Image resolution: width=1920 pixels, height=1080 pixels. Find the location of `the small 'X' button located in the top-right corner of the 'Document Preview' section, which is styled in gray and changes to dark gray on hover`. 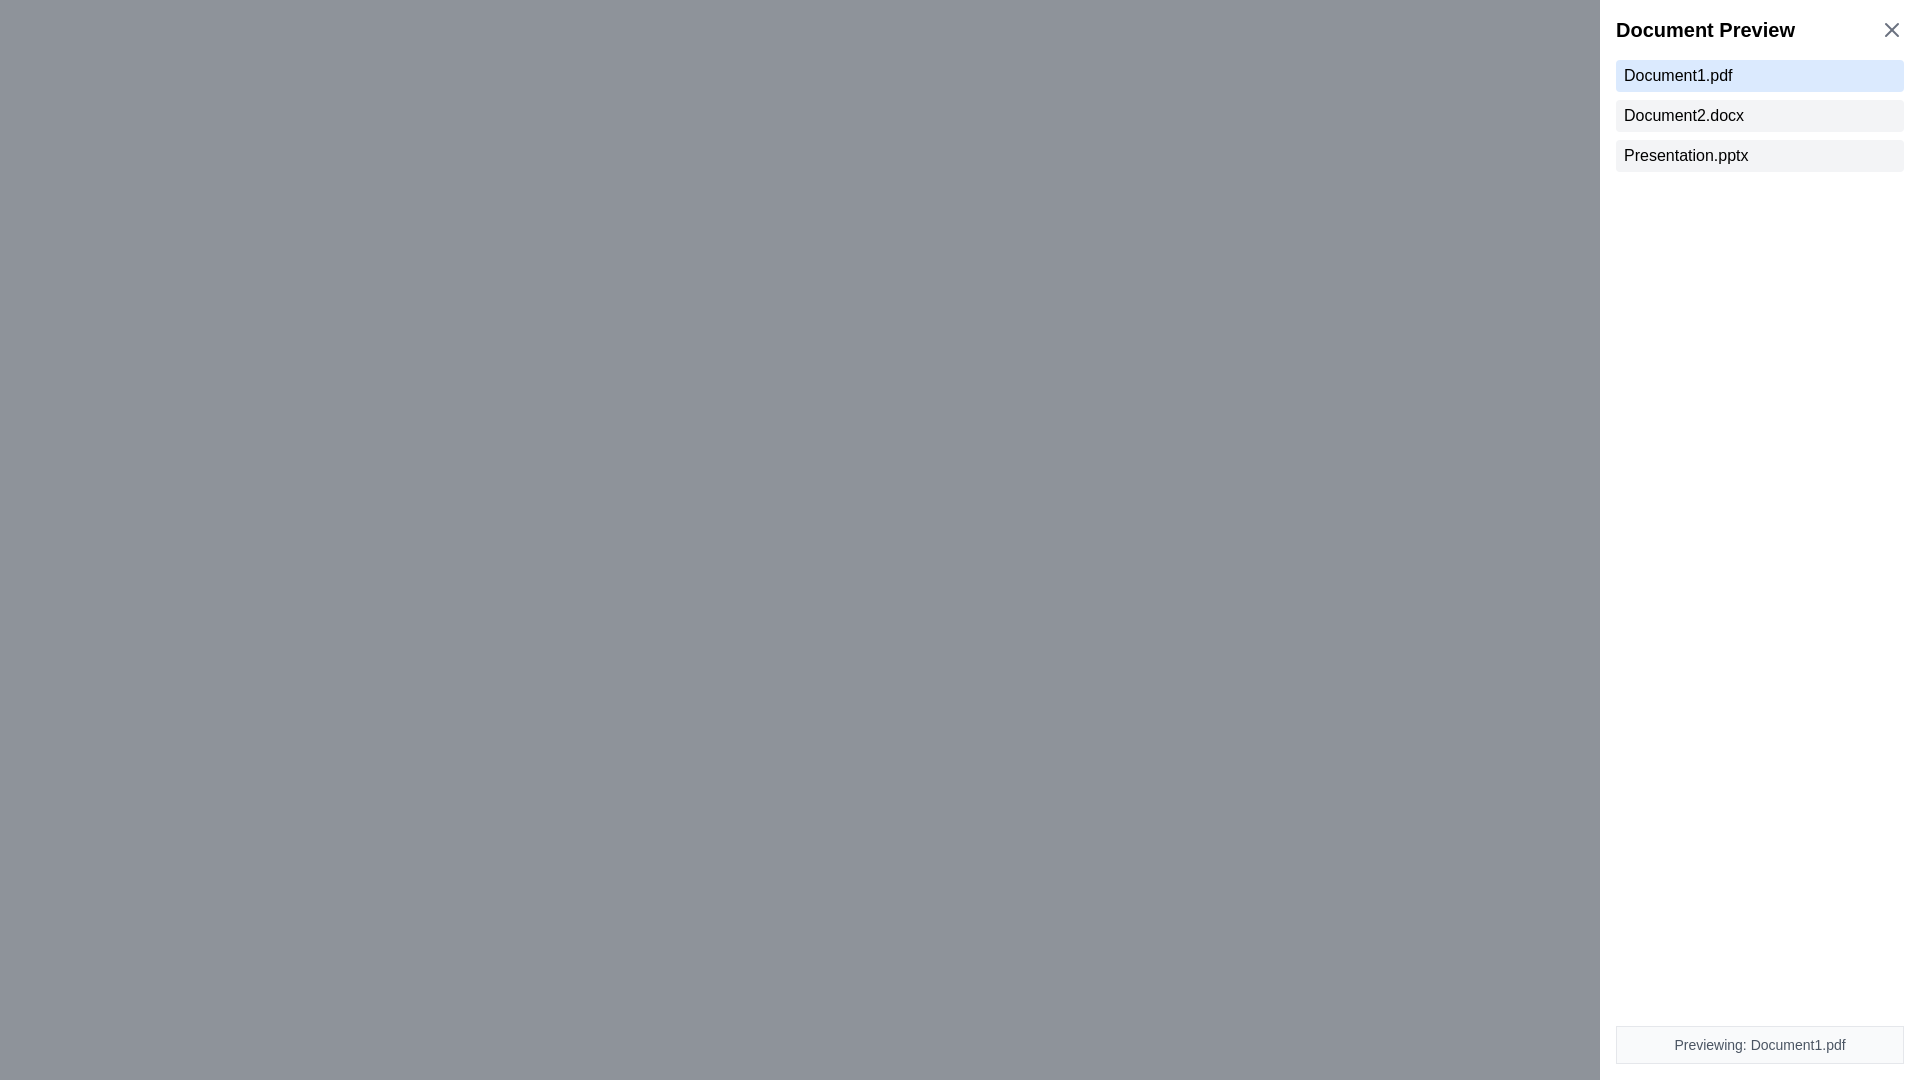

the small 'X' button located in the top-right corner of the 'Document Preview' section, which is styled in gray and changes to dark gray on hover is located at coordinates (1890, 30).